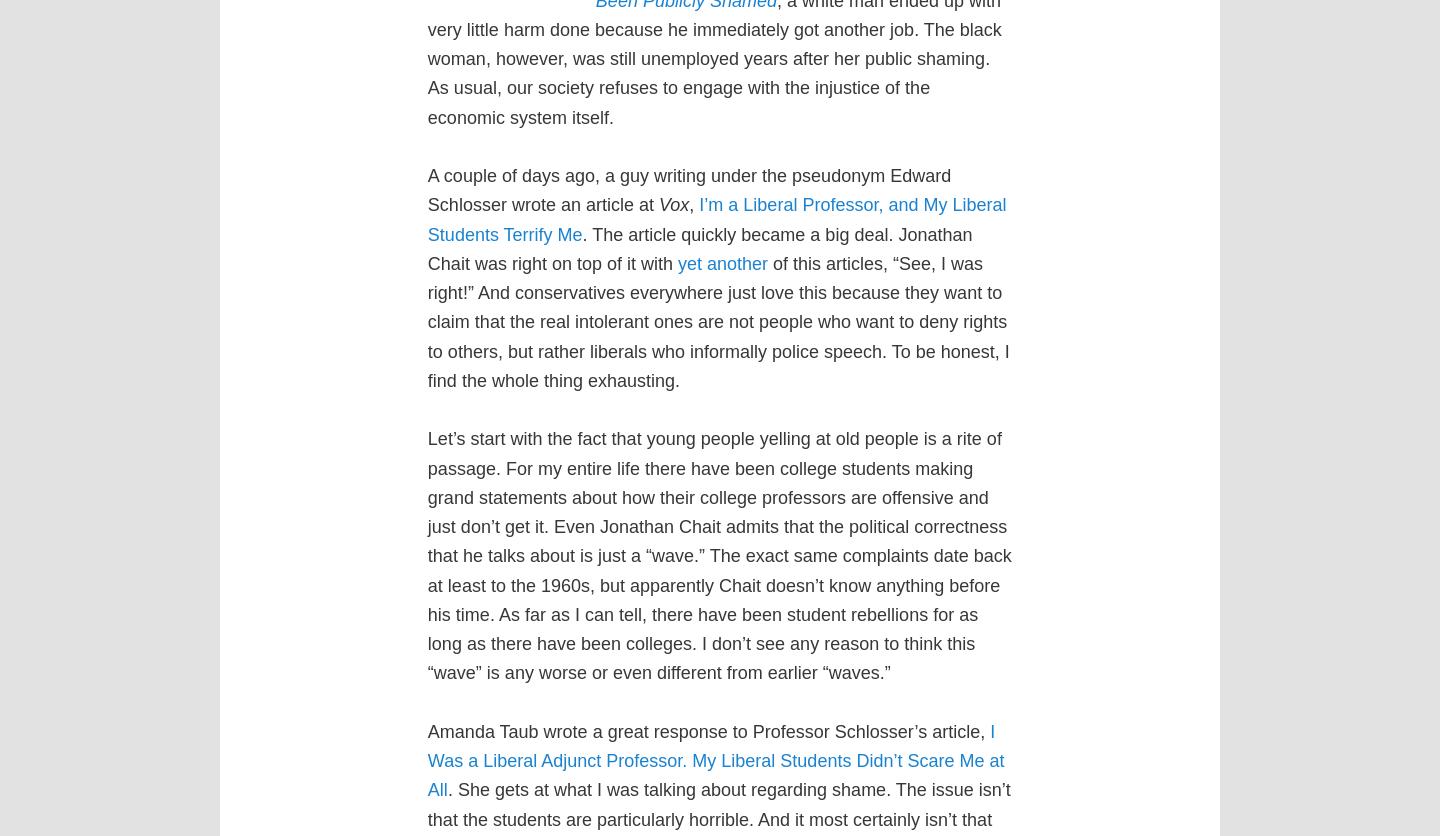 This screenshot has height=836, width=1440. Describe the element at coordinates (708, 730) in the screenshot. I see `'Amanda Taub wrote a great response to Professor Schlosser’s article,'` at that location.